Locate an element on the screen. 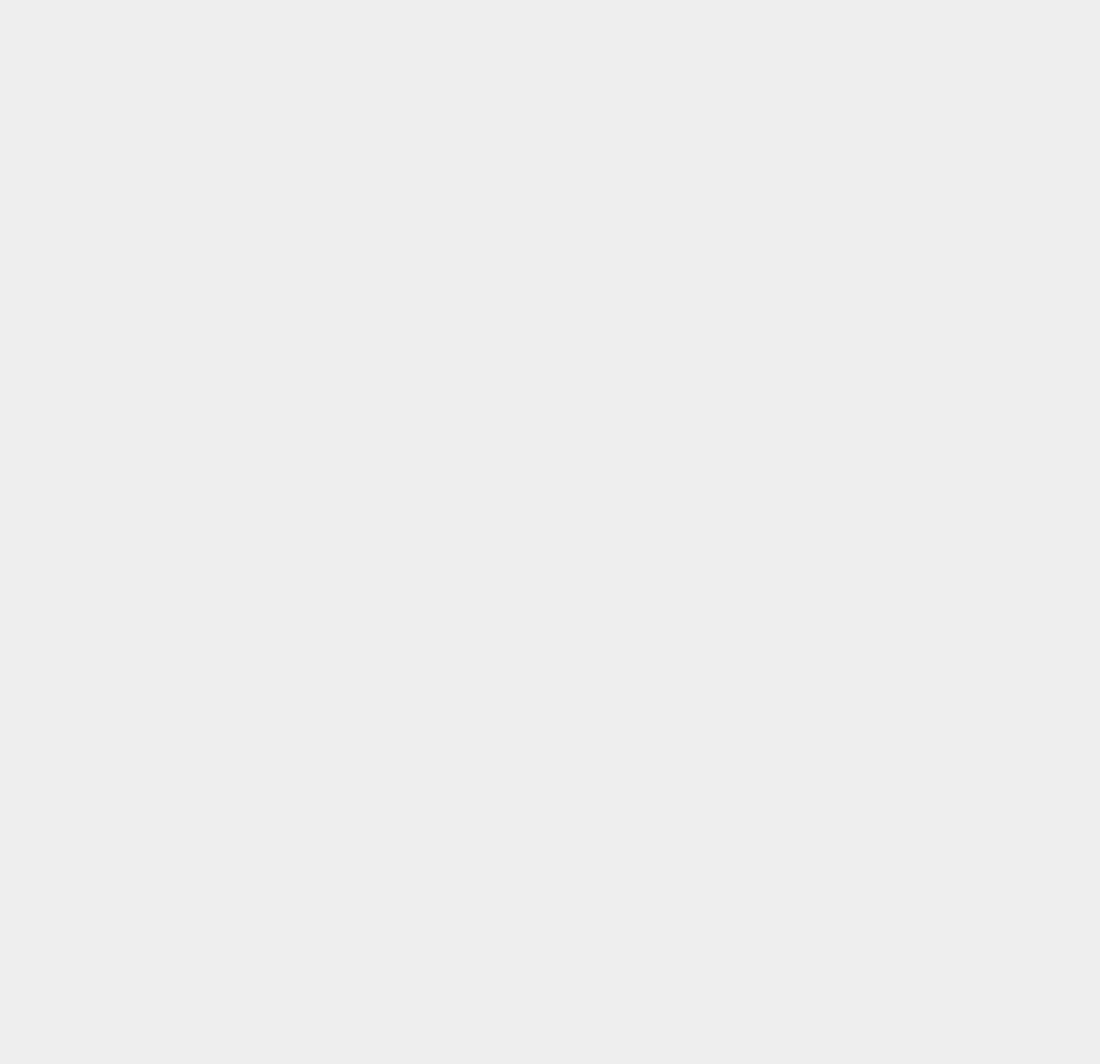 Image resolution: width=1100 pixels, height=1064 pixels. 'Windows Server 8' is located at coordinates (832, 114).